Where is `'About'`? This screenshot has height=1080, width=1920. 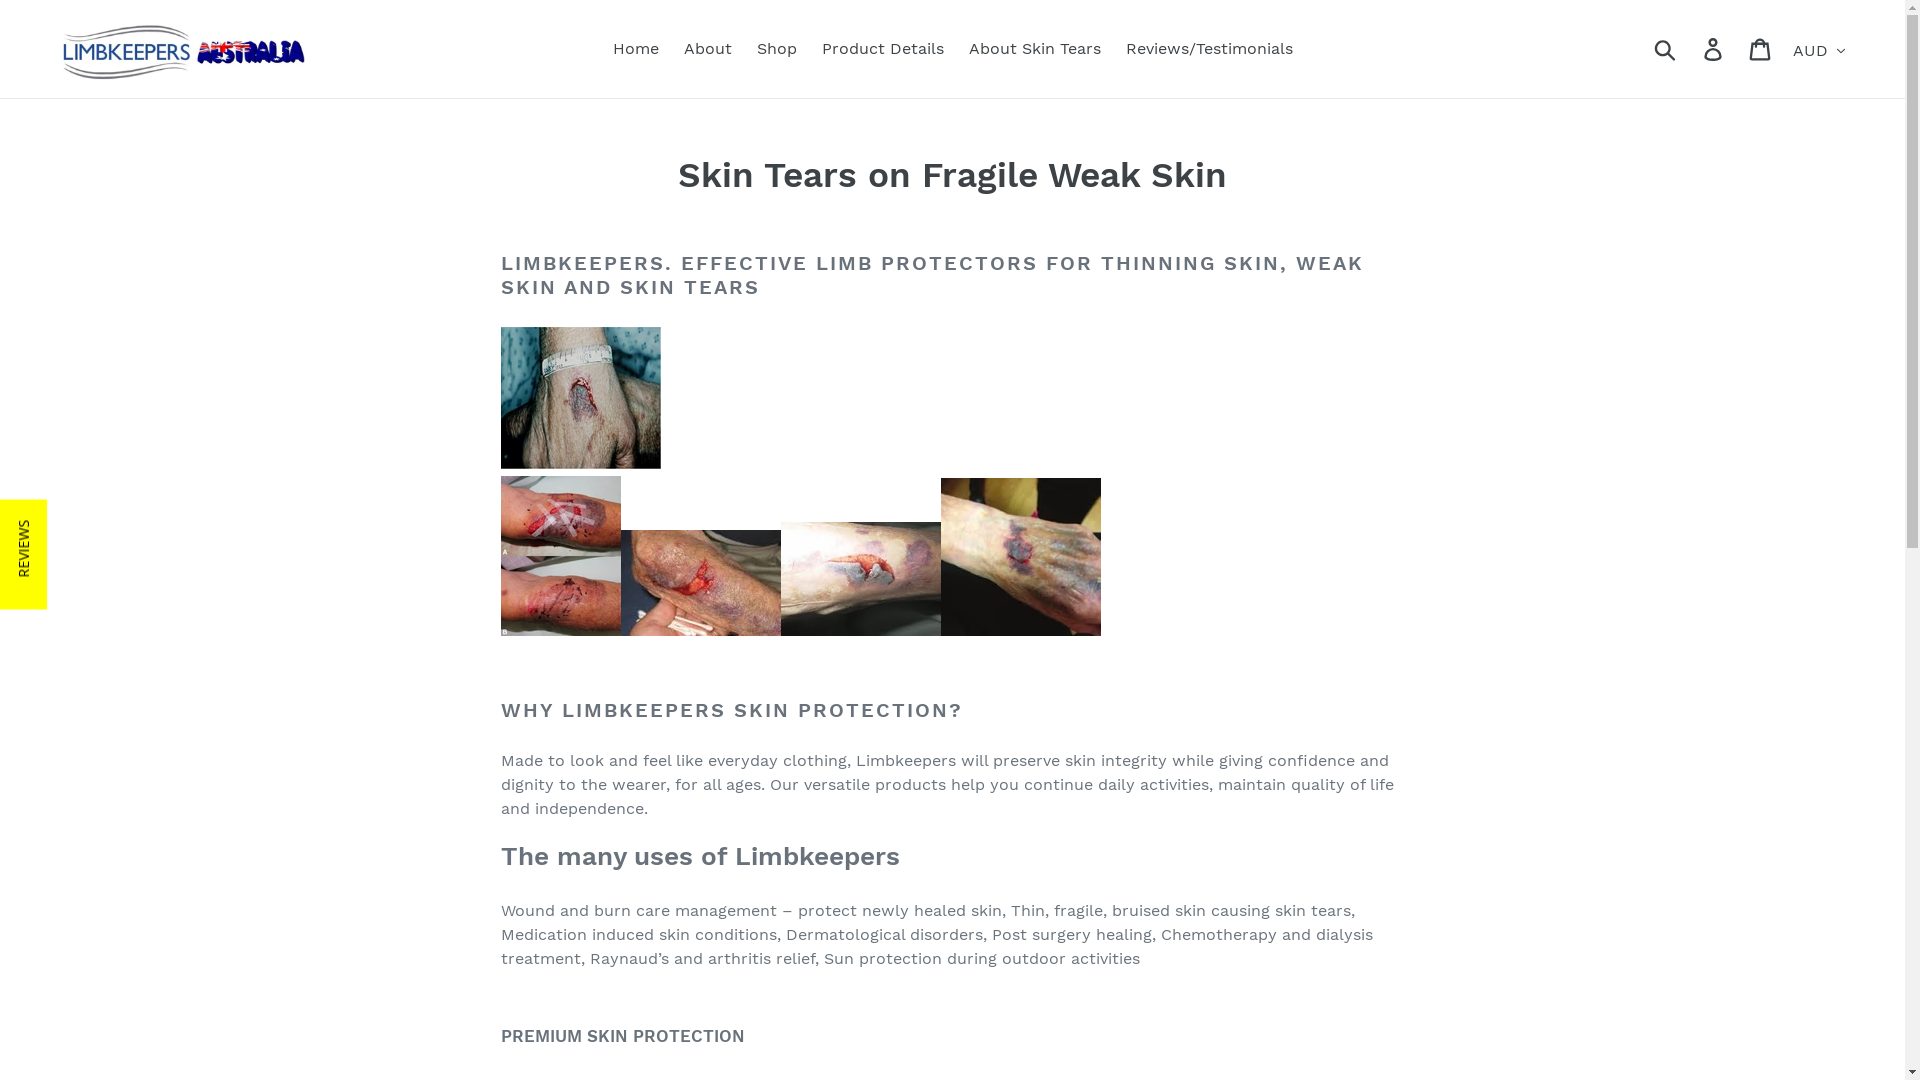 'About' is located at coordinates (708, 48).